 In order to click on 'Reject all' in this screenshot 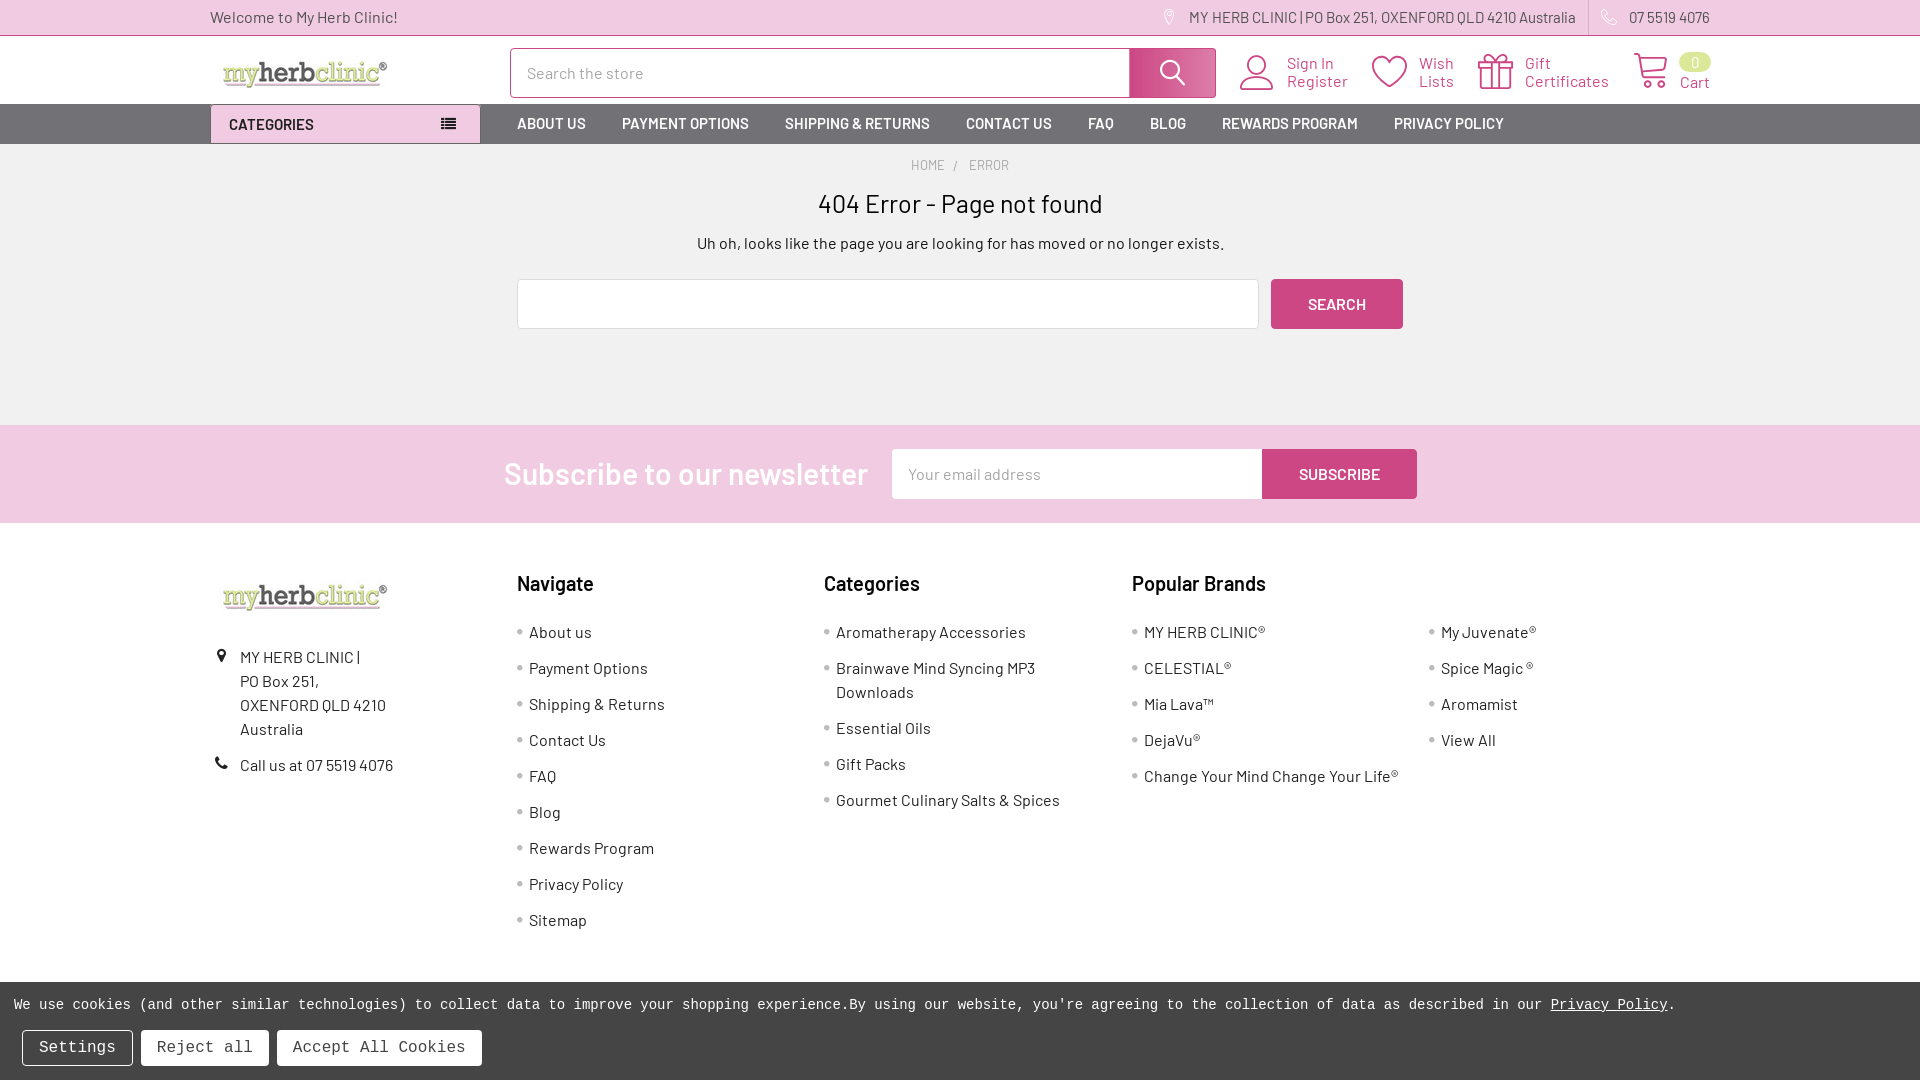, I will do `click(139, 1047)`.